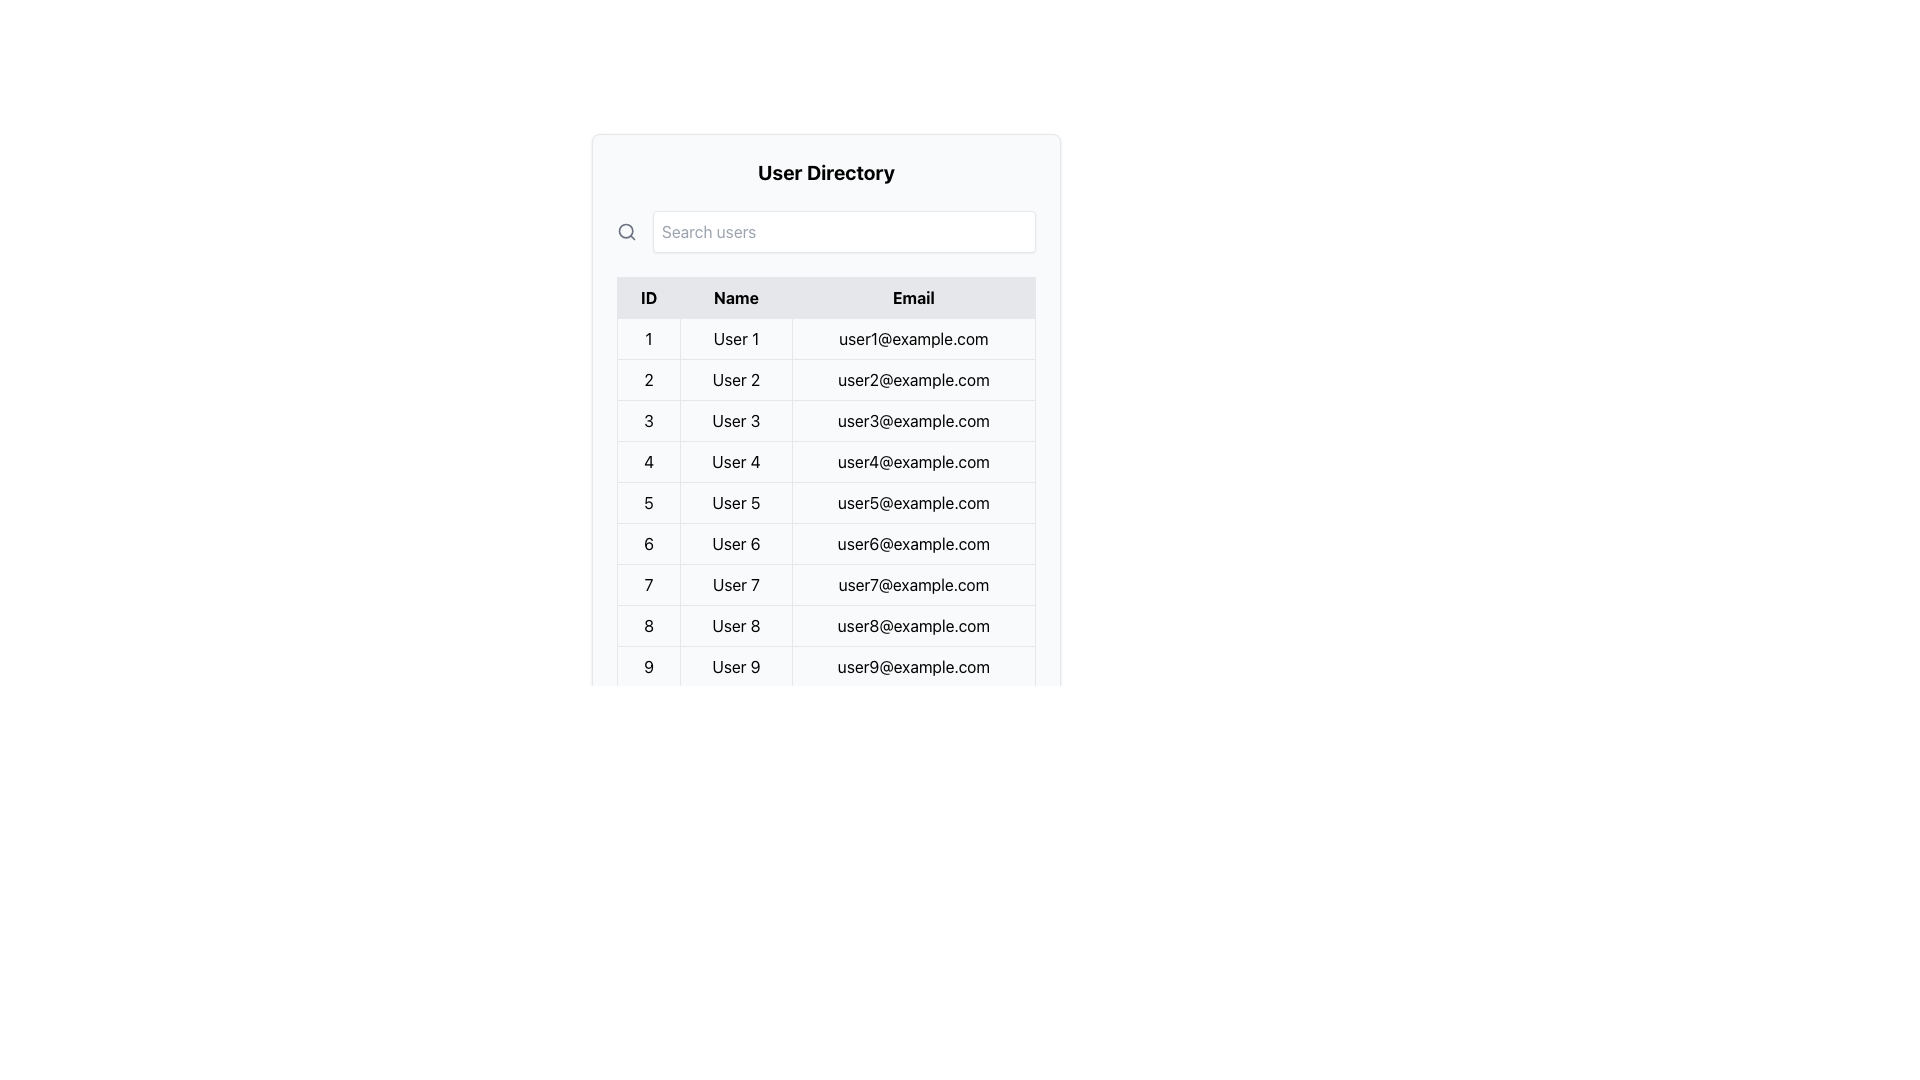 This screenshot has height=1080, width=1920. What do you see at coordinates (735, 380) in the screenshot?
I see `the text label displaying 'User 2' in the second row and second column of the table` at bounding box center [735, 380].